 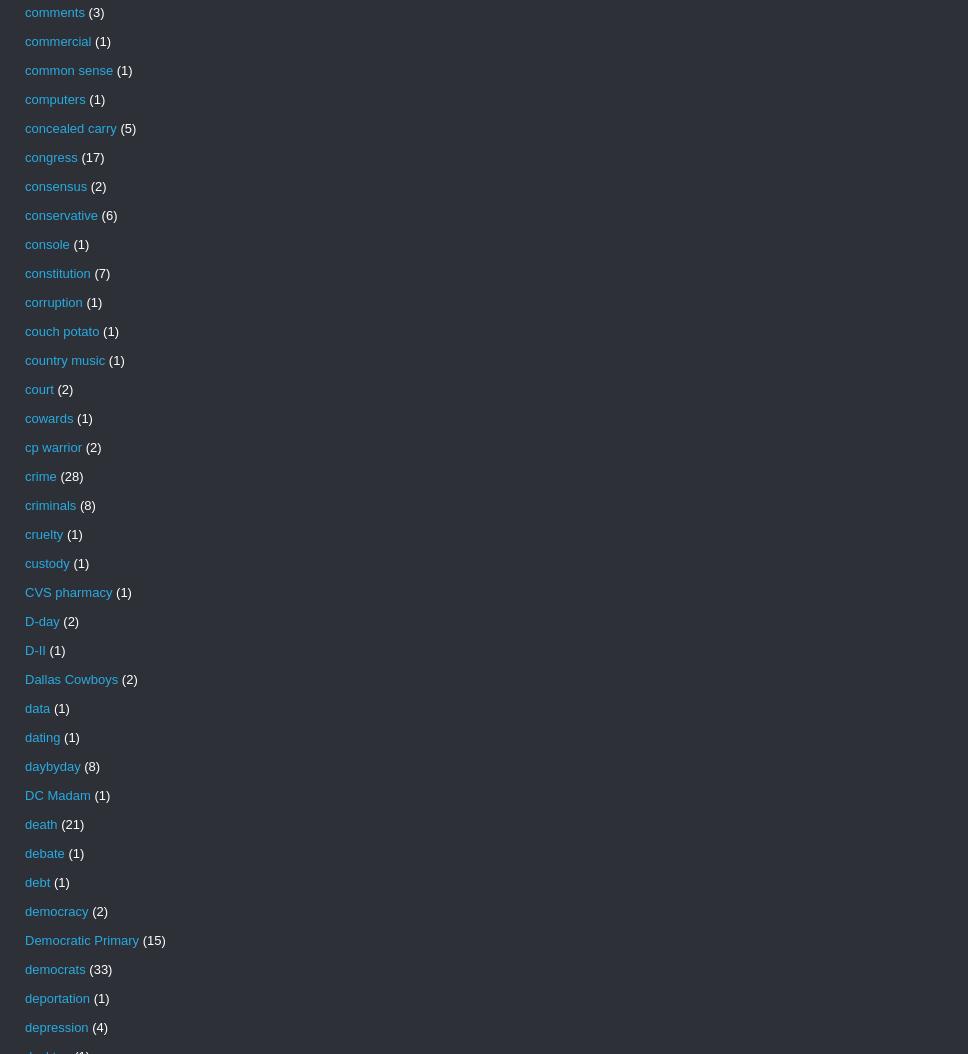 I want to click on 'death', so click(x=24, y=823).